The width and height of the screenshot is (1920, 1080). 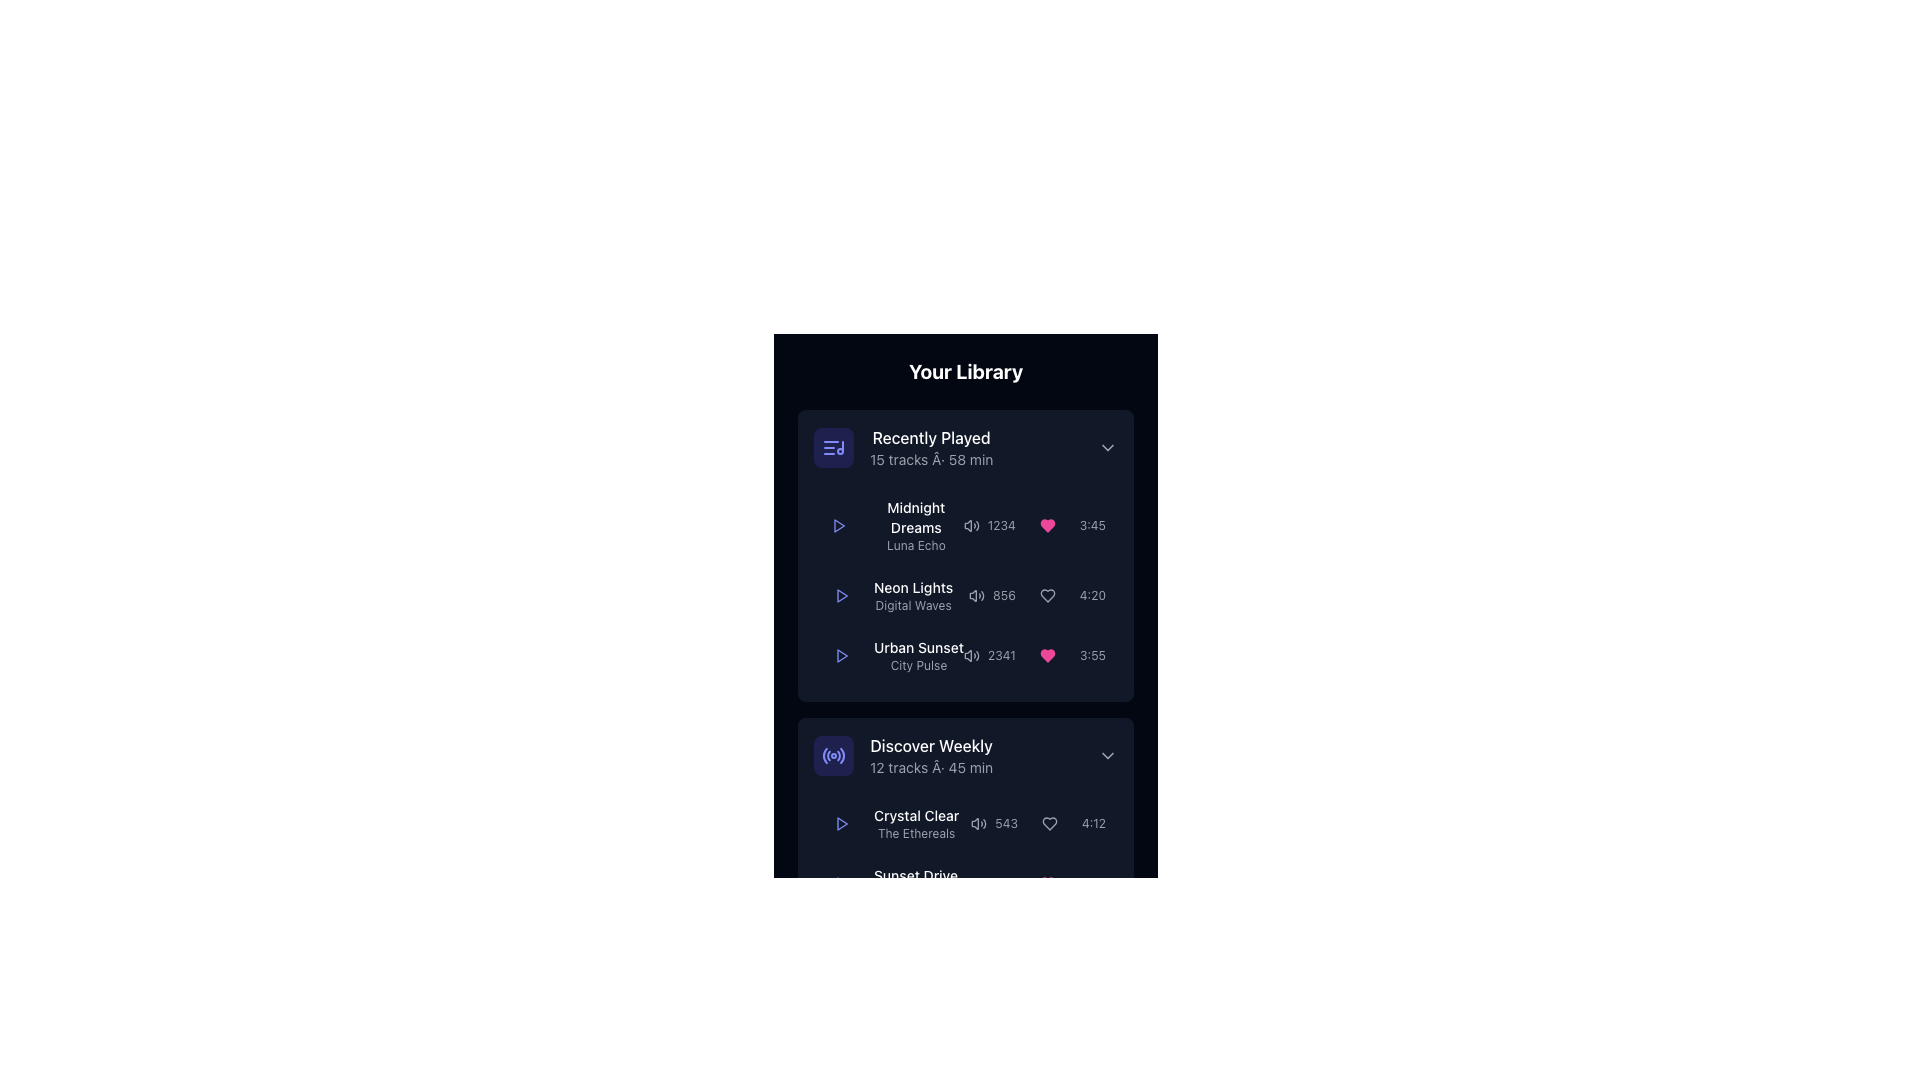 I want to click on the text label displaying 'Urban Sunset' in the 'Recently Played' section of the music library interface, which is styled with white color against a dark background, so click(x=917, y=648).